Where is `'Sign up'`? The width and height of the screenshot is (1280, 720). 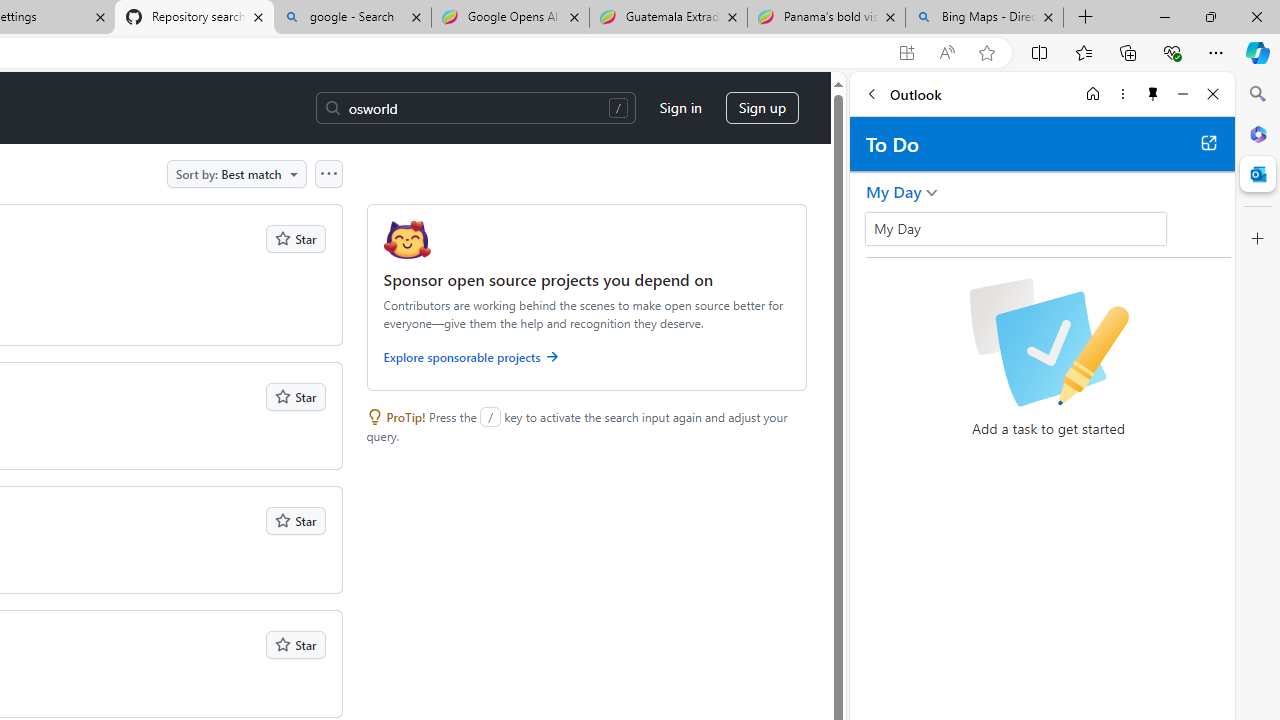 'Sign up' is located at coordinates (761, 108).